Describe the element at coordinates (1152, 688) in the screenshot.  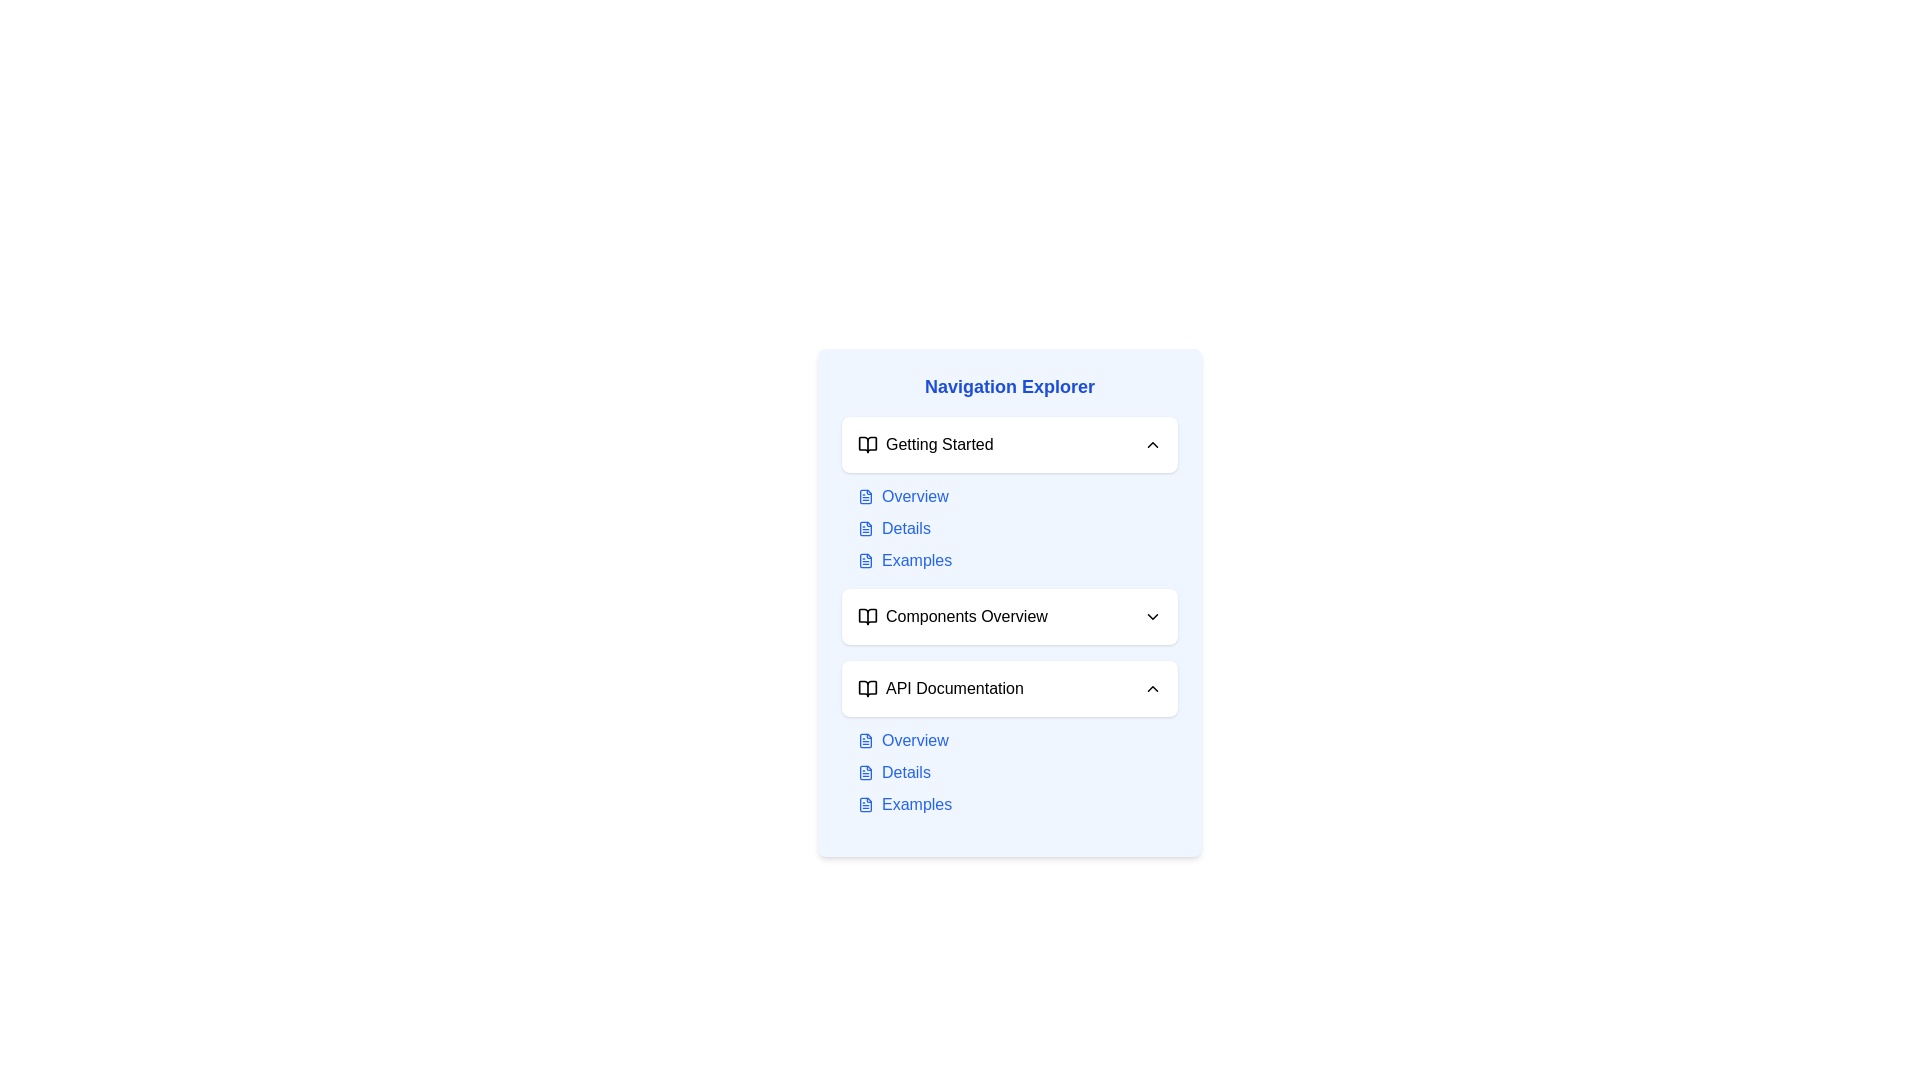
I see `the chevron-up icon button located on the right side of the 'API Documentation' section` at that location.